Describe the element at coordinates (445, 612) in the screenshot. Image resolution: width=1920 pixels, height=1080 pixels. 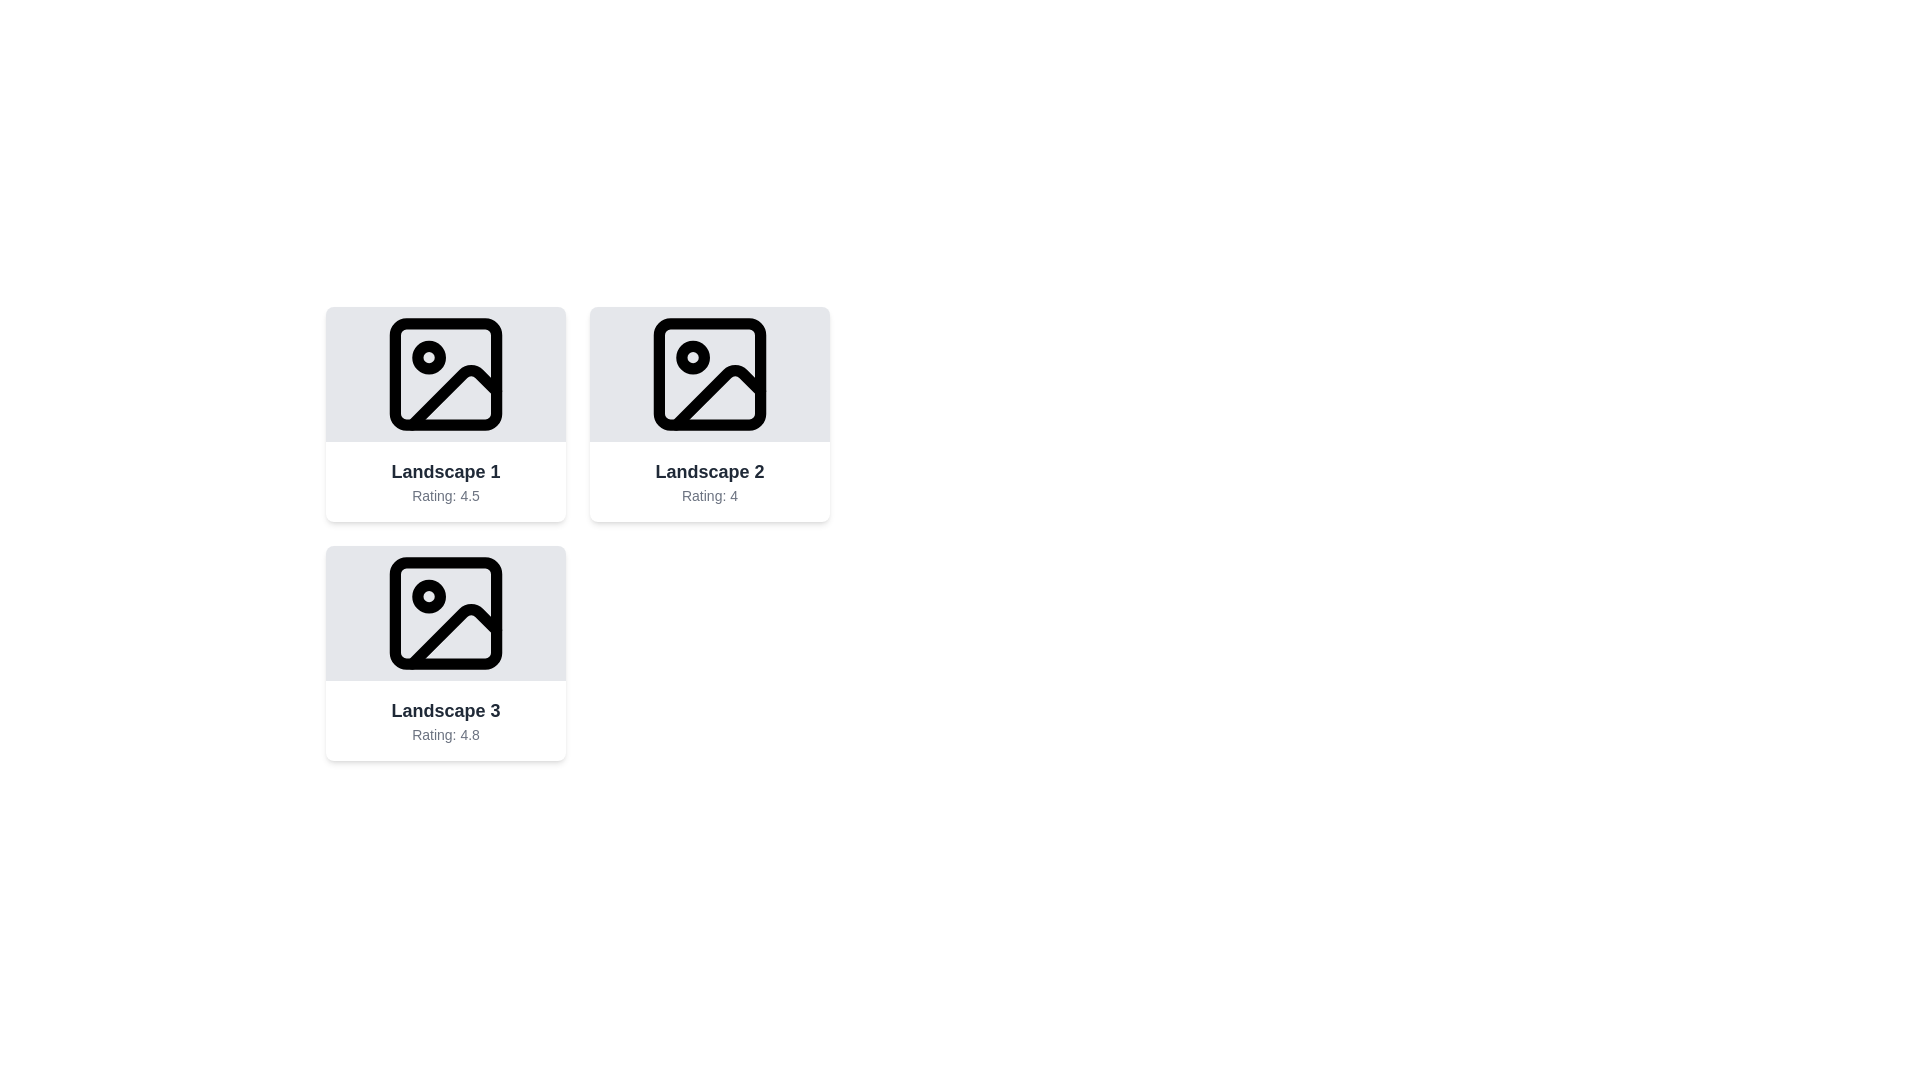
I see `the SVG rectangle decorative component located in the third image of the grid layout, which is part of the illustration for 'Landscape 3'` at that location.